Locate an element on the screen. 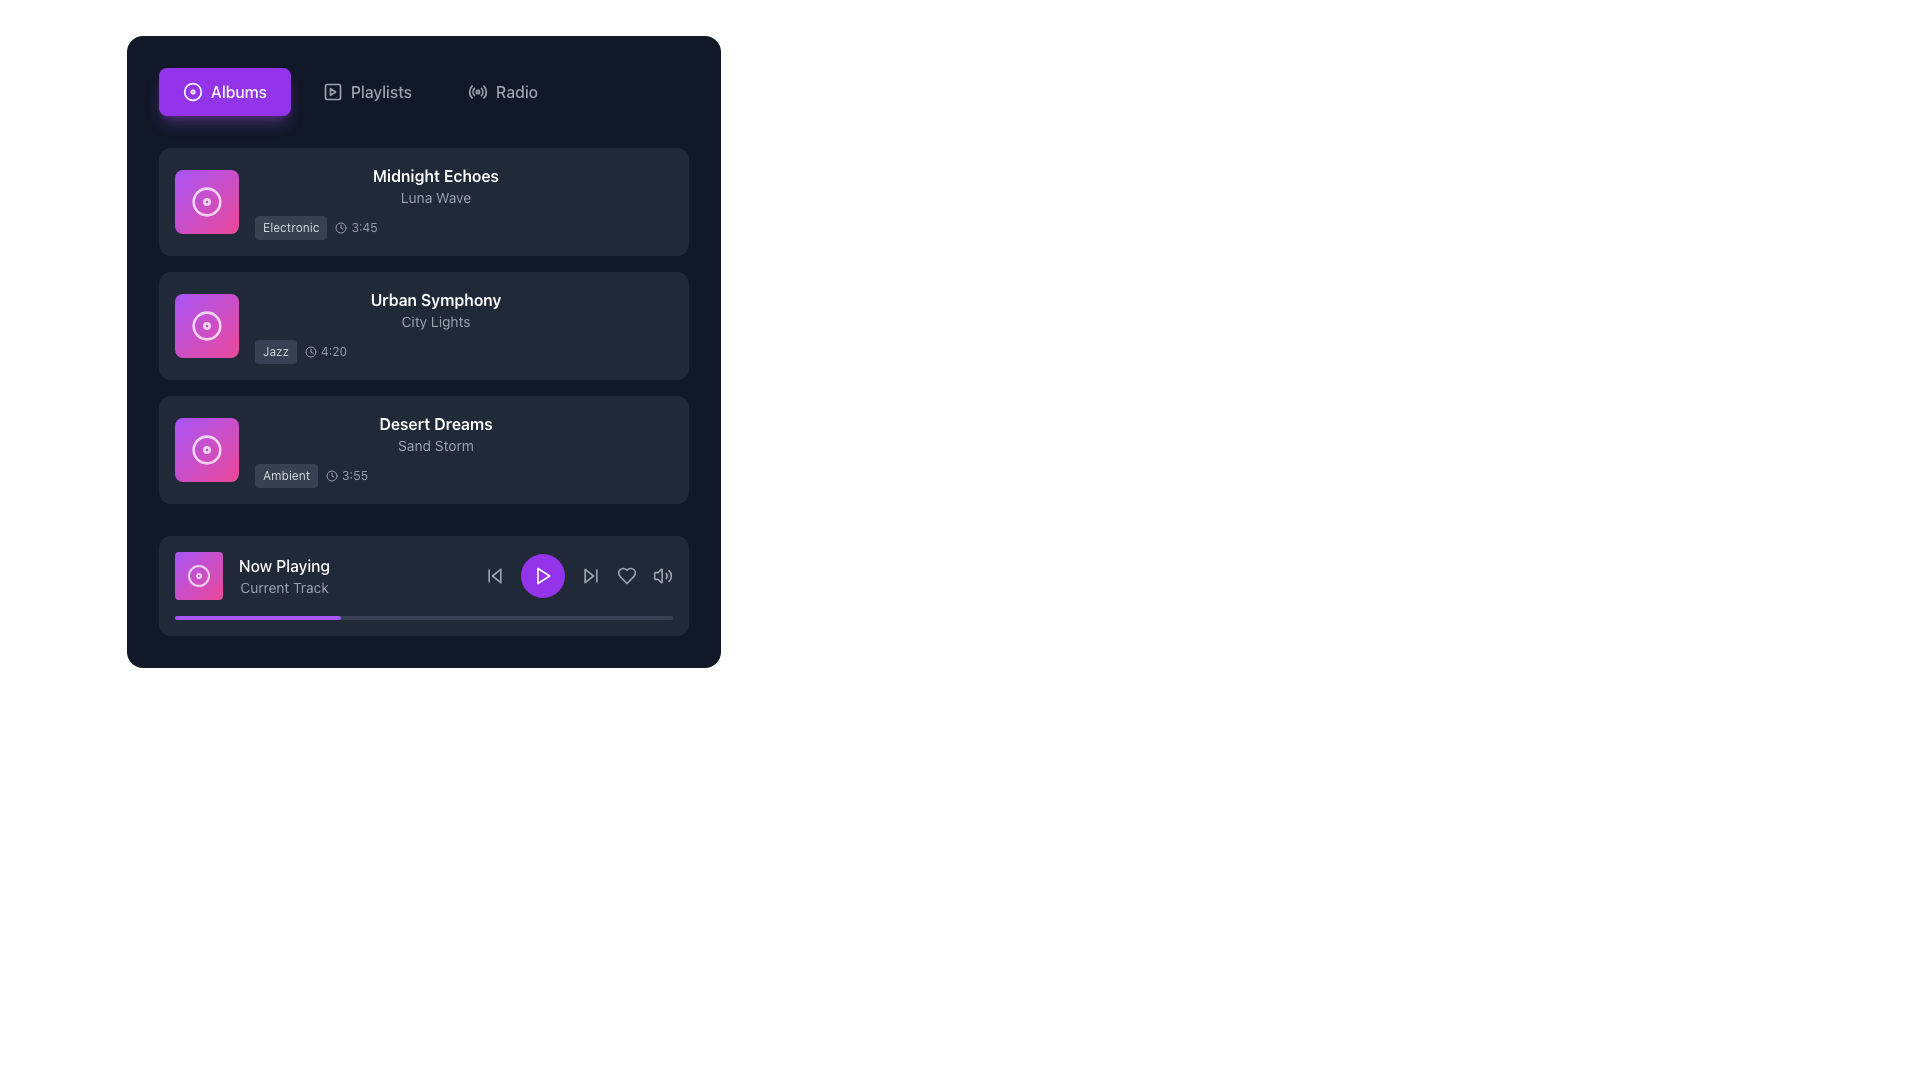  the vector graphic circle element representing the clock symbol is located at coordinates (332, 475).